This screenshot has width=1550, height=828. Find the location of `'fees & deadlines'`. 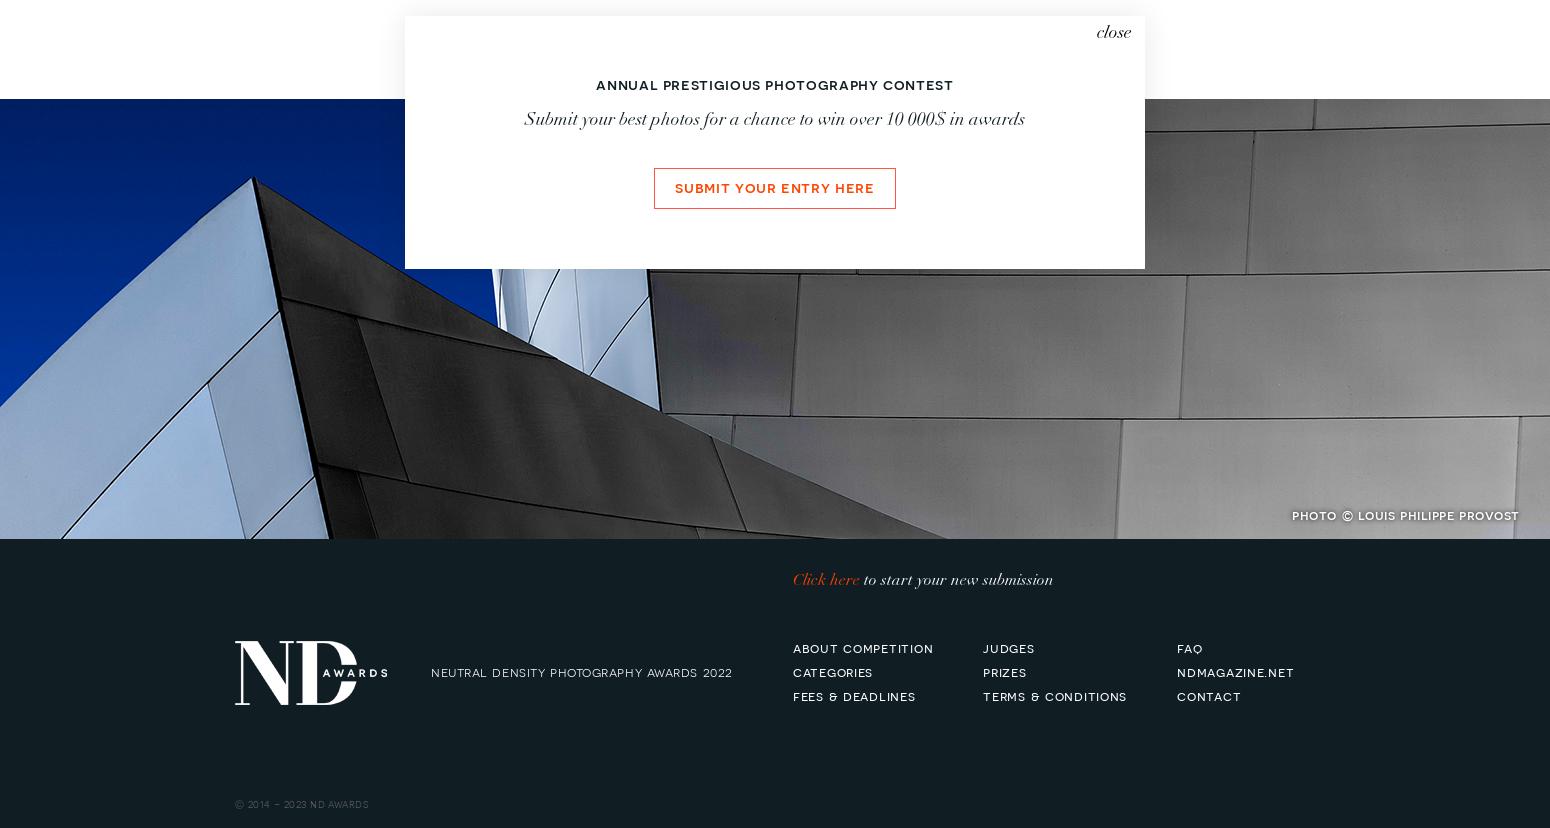

'fees & deadlines' is located at coordinates (791, 694).